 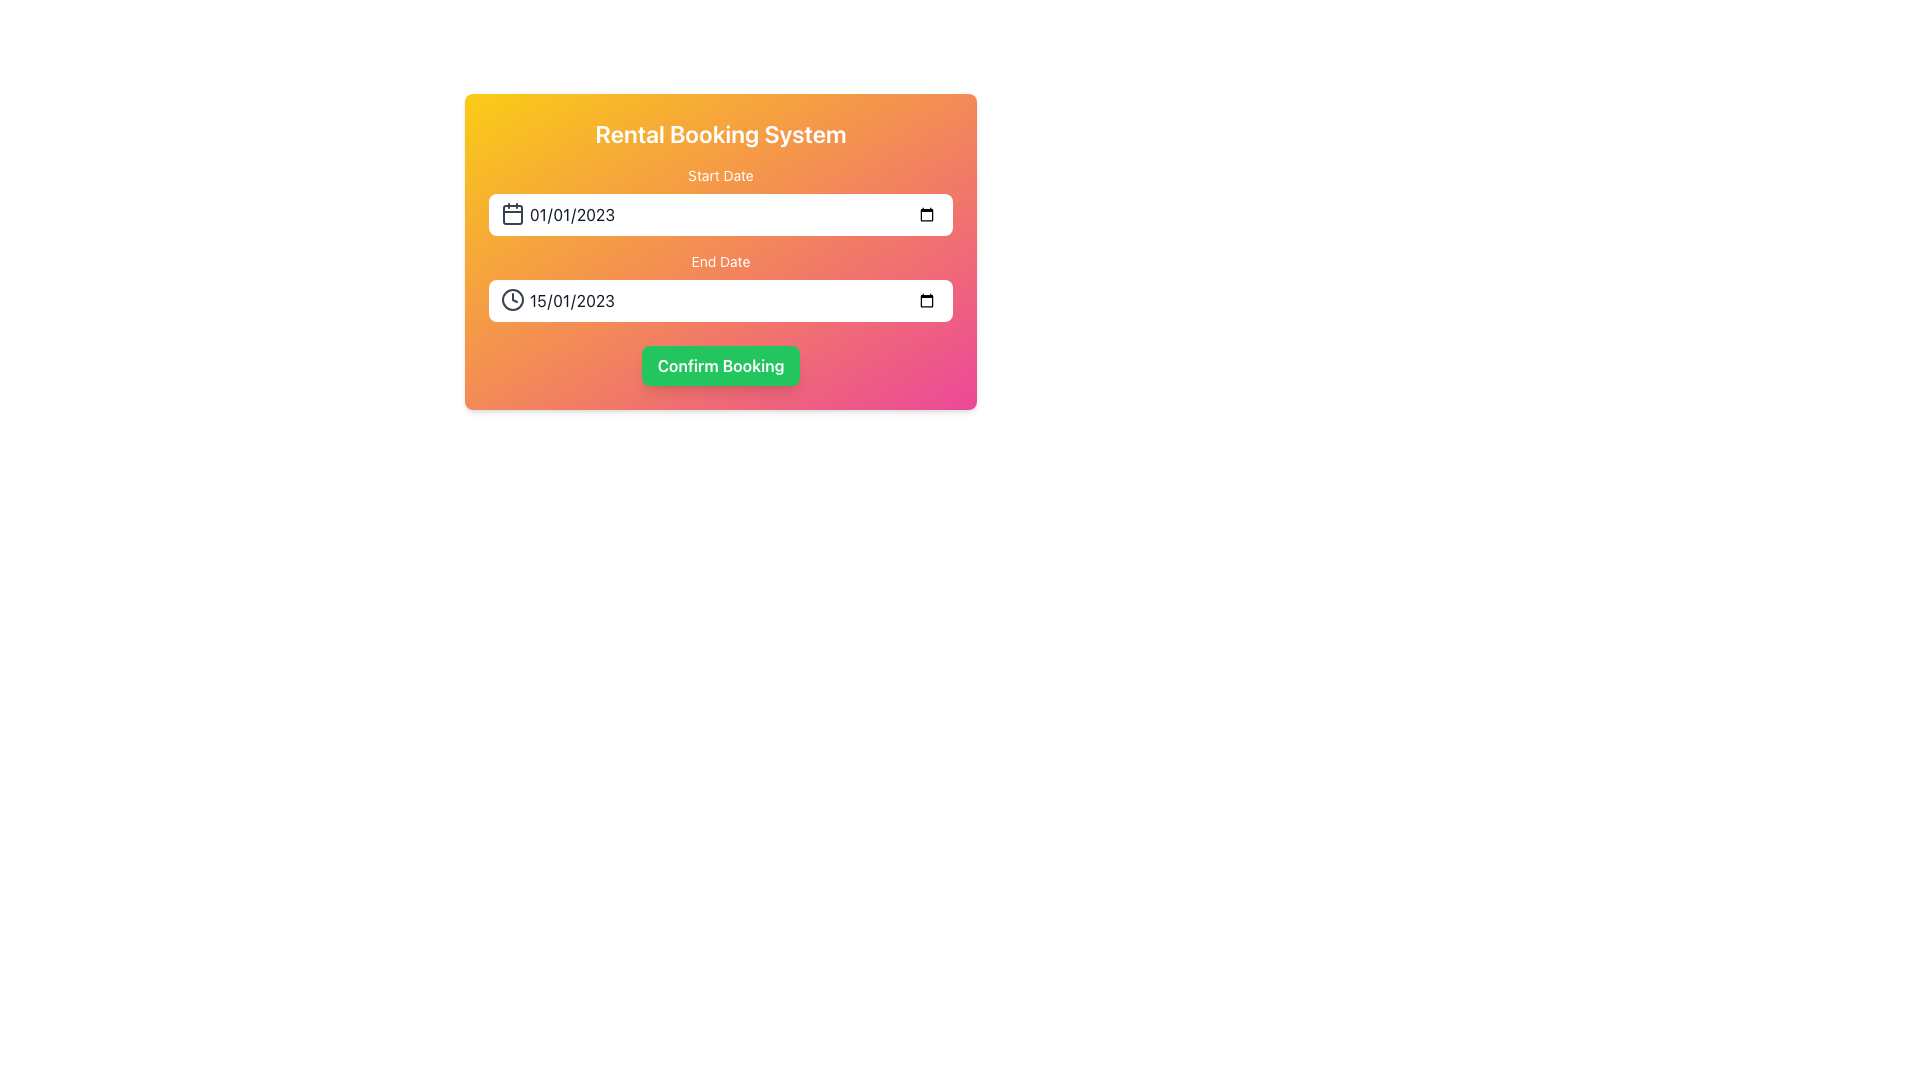 What do you see at coordinates (720, 175) in the screenshot?
I see `the 'Start Date' label, which is styled with a small font size and positioned above the date input field in the form` at bounding box center [720, 175].